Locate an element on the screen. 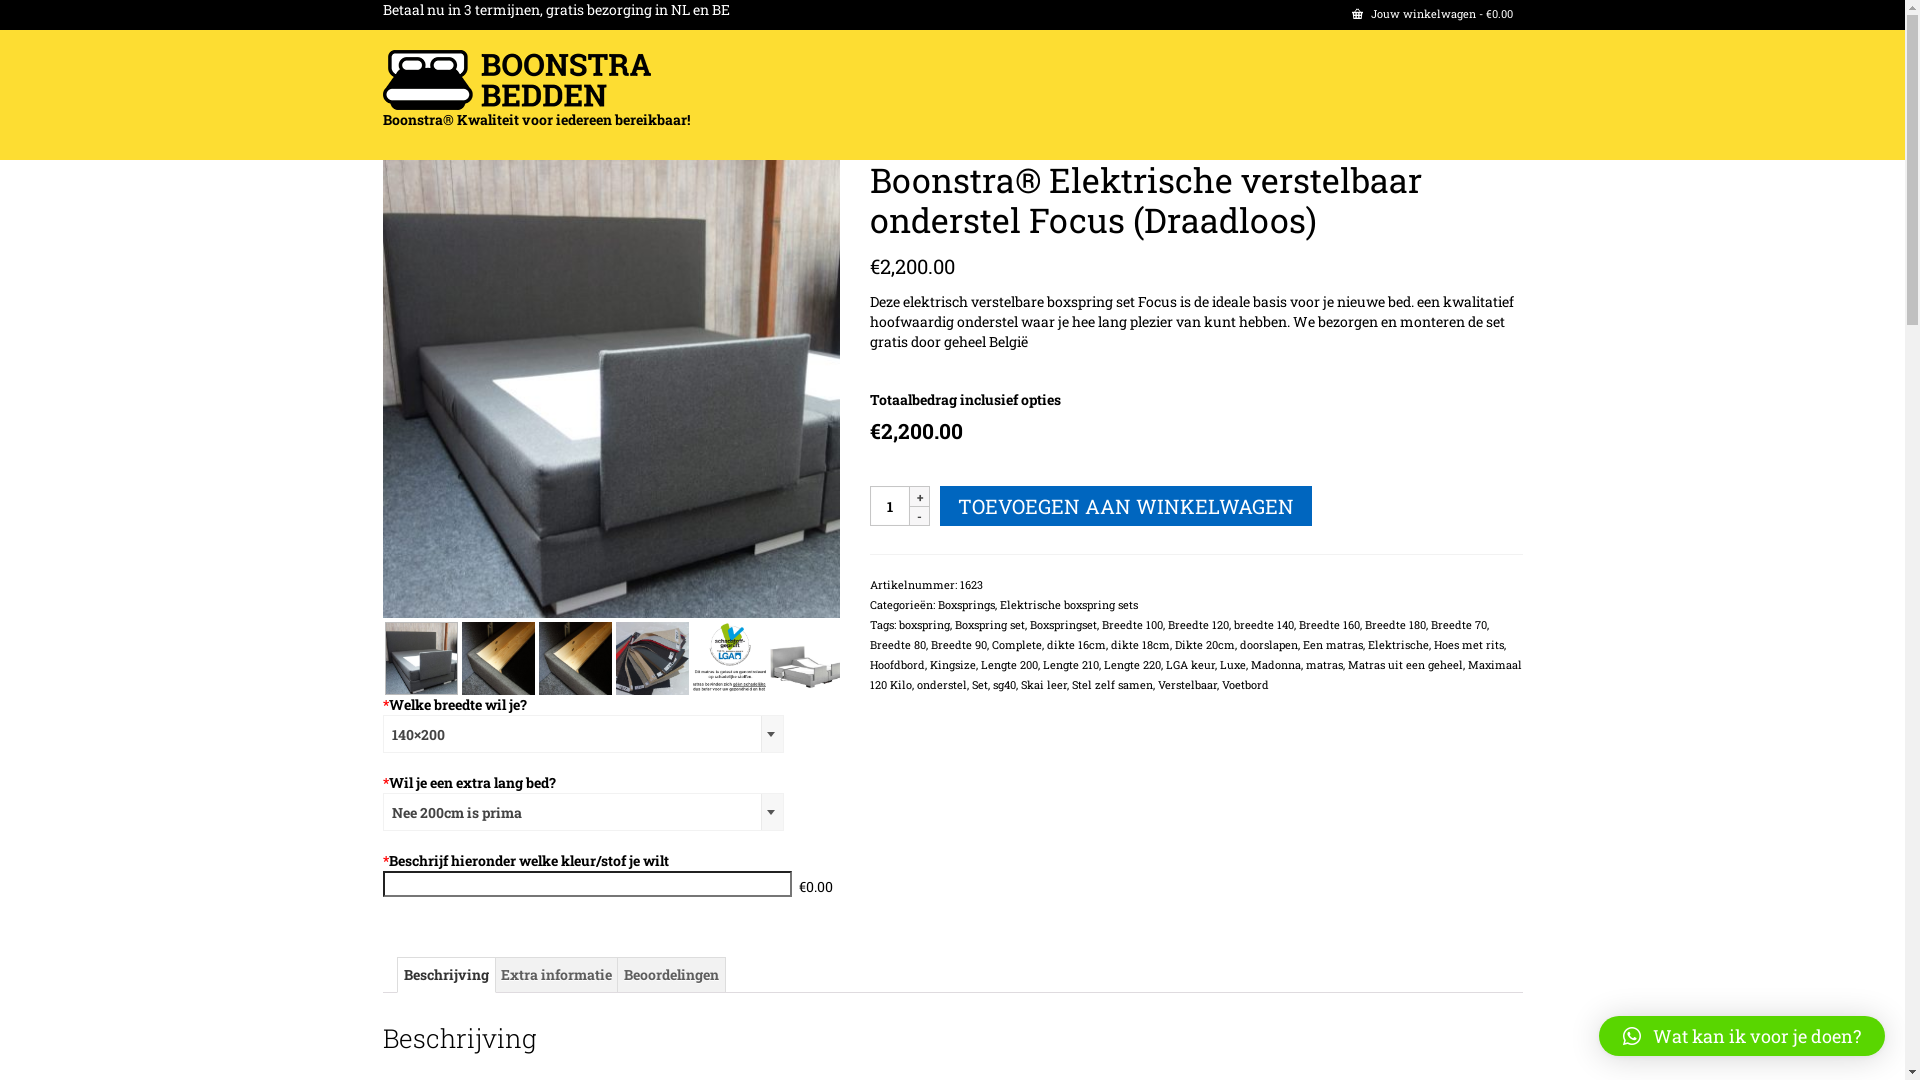  'Lengte 210' is located at coordinates (1069, 664).